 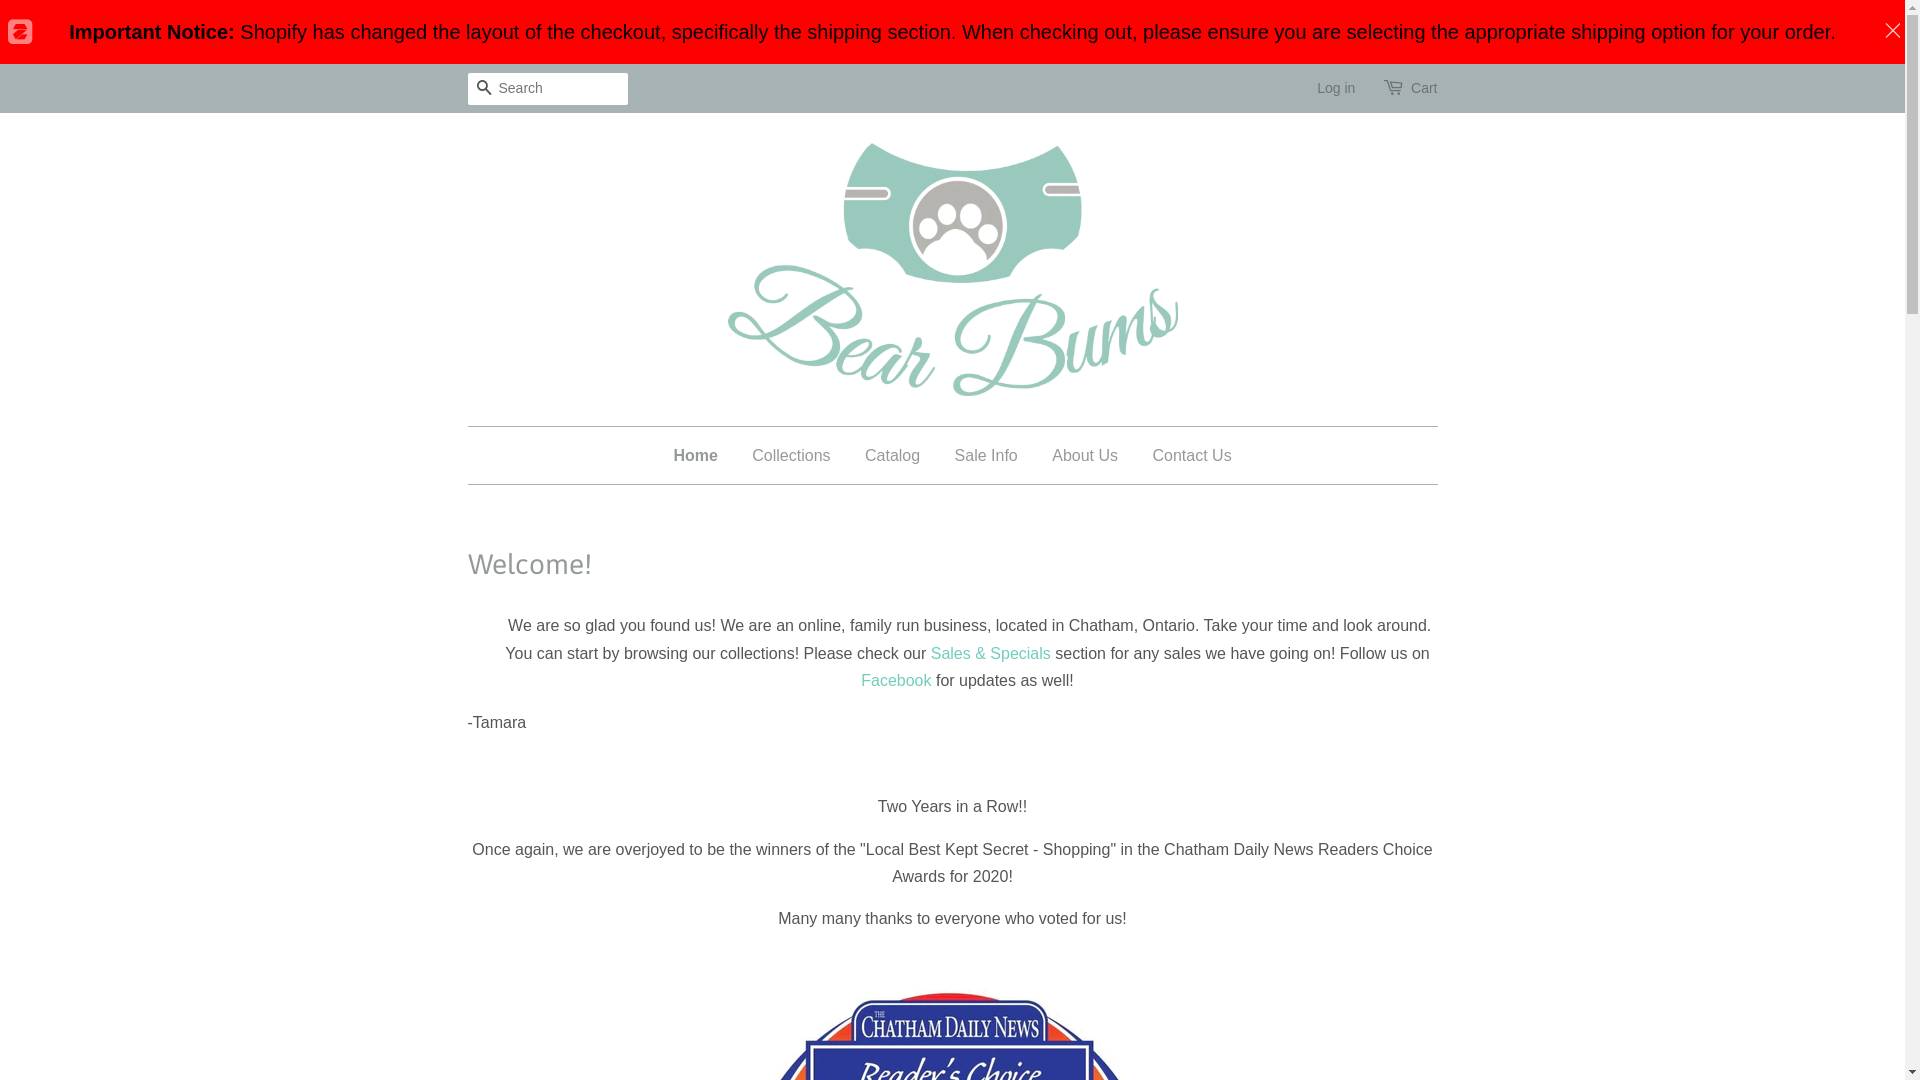 What do you see at coordinates (6, 31) in the screenshot?
I see `'Zotabox'` at bounding box center [6, 31].